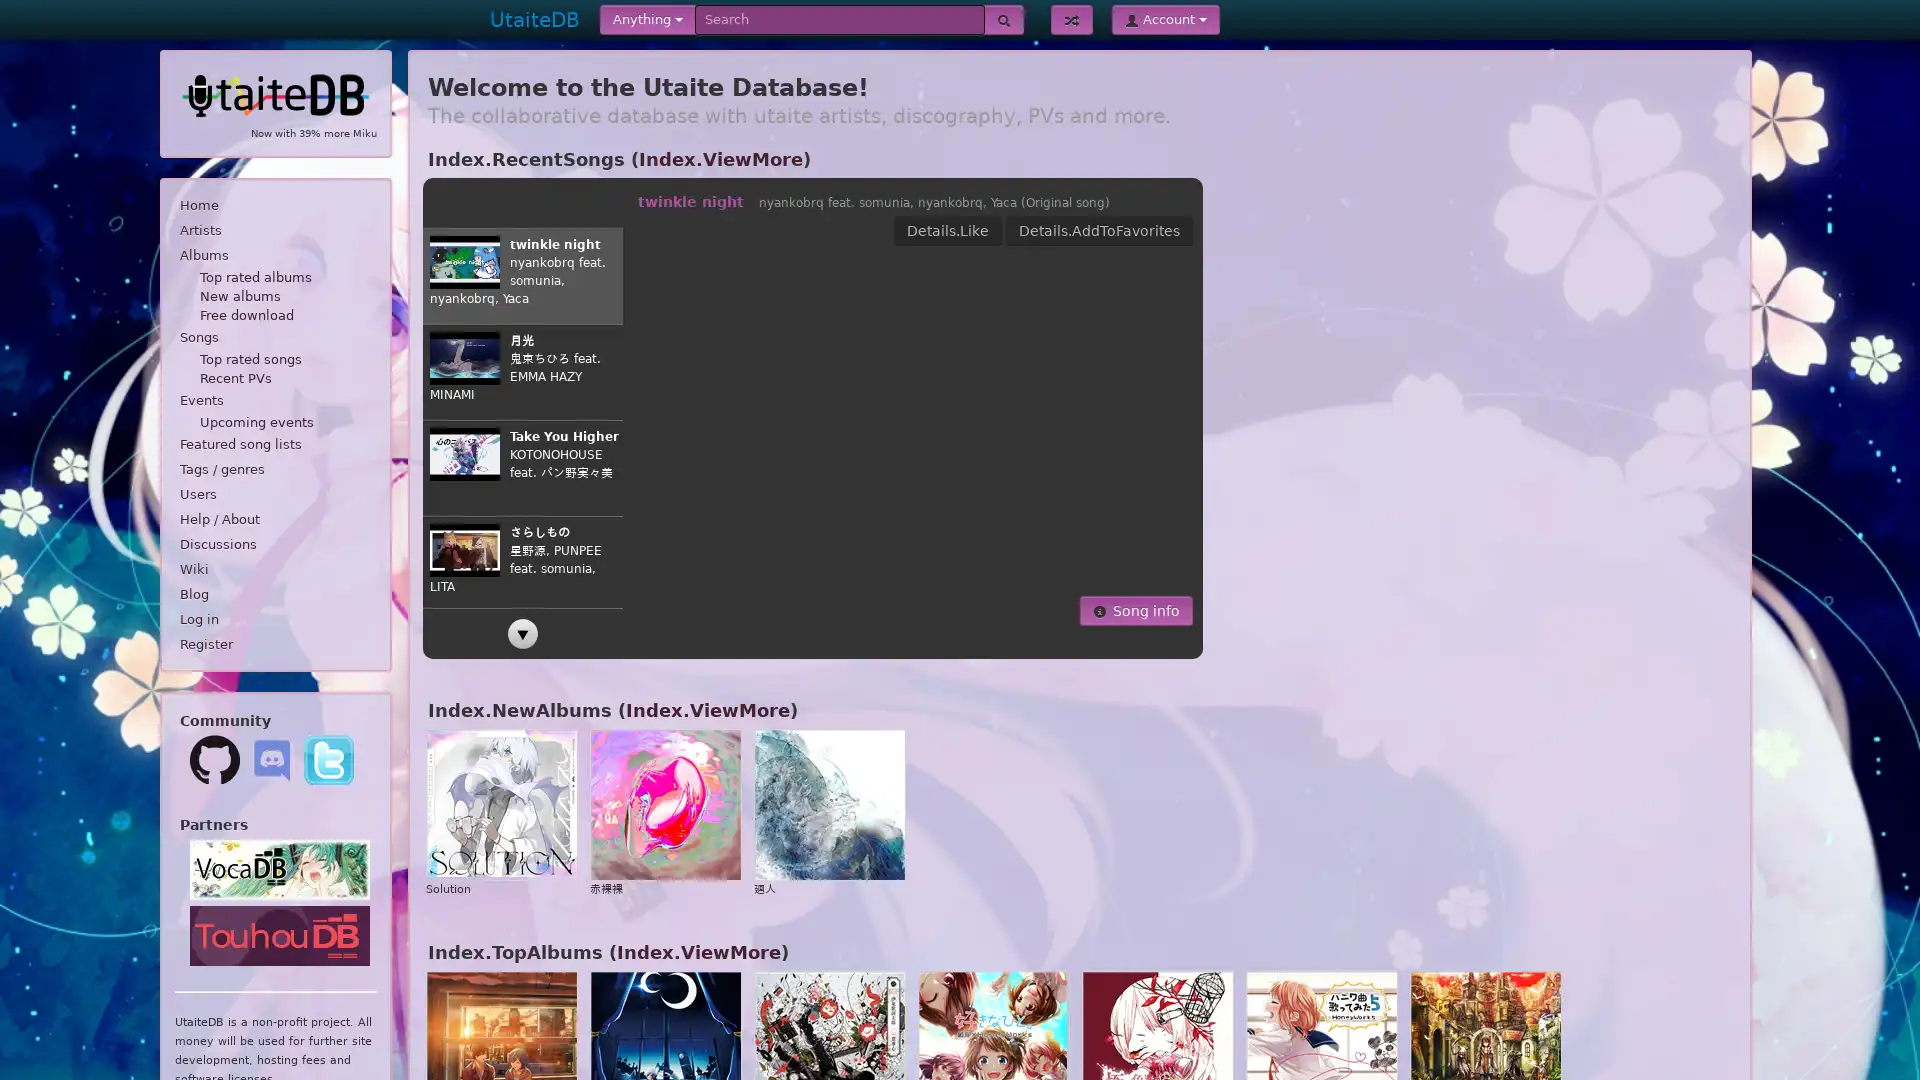 Image resolution: width=1920 pixels, height=1080 pixels. What do you see at coordinates (1003, 19) in the screenshot?
I see `Search` at bounding box center [1003, 19].